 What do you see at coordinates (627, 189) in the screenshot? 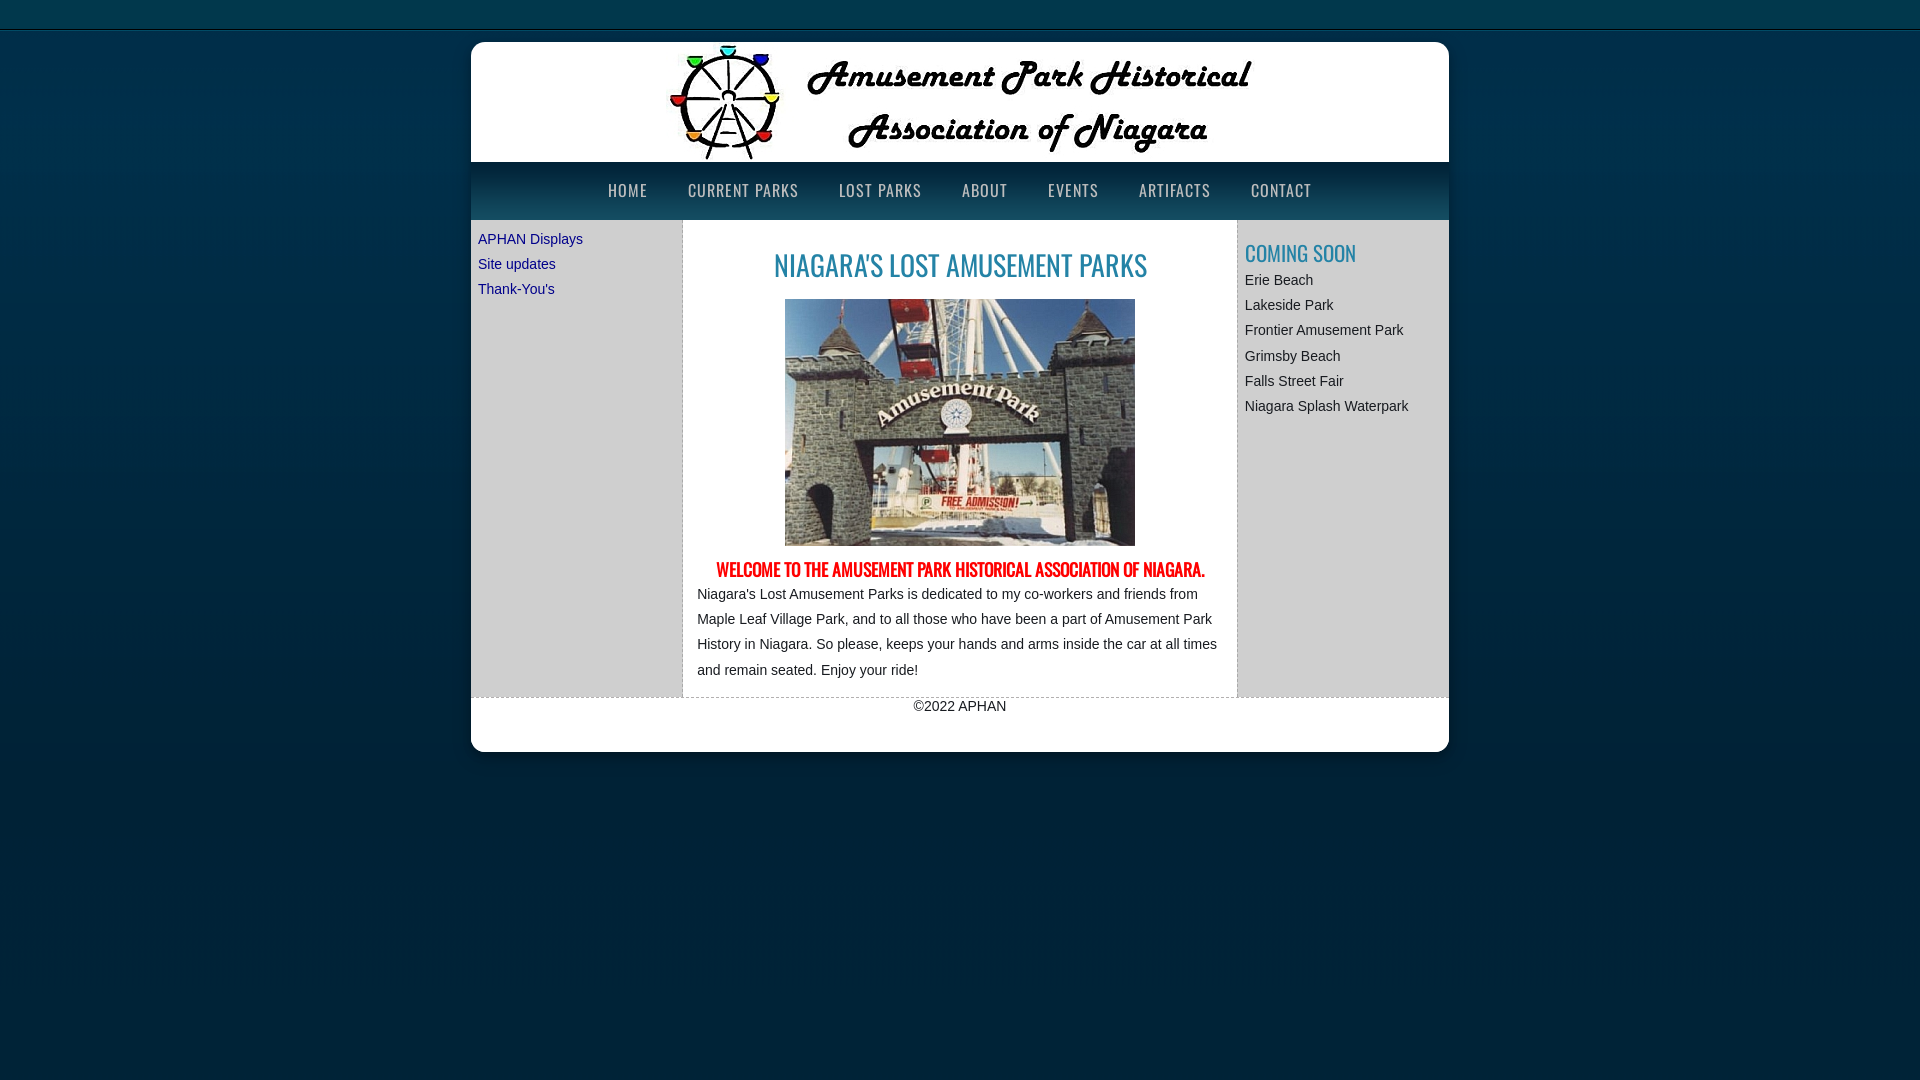
I see `'HOME'` at bounding box center [627, 189].